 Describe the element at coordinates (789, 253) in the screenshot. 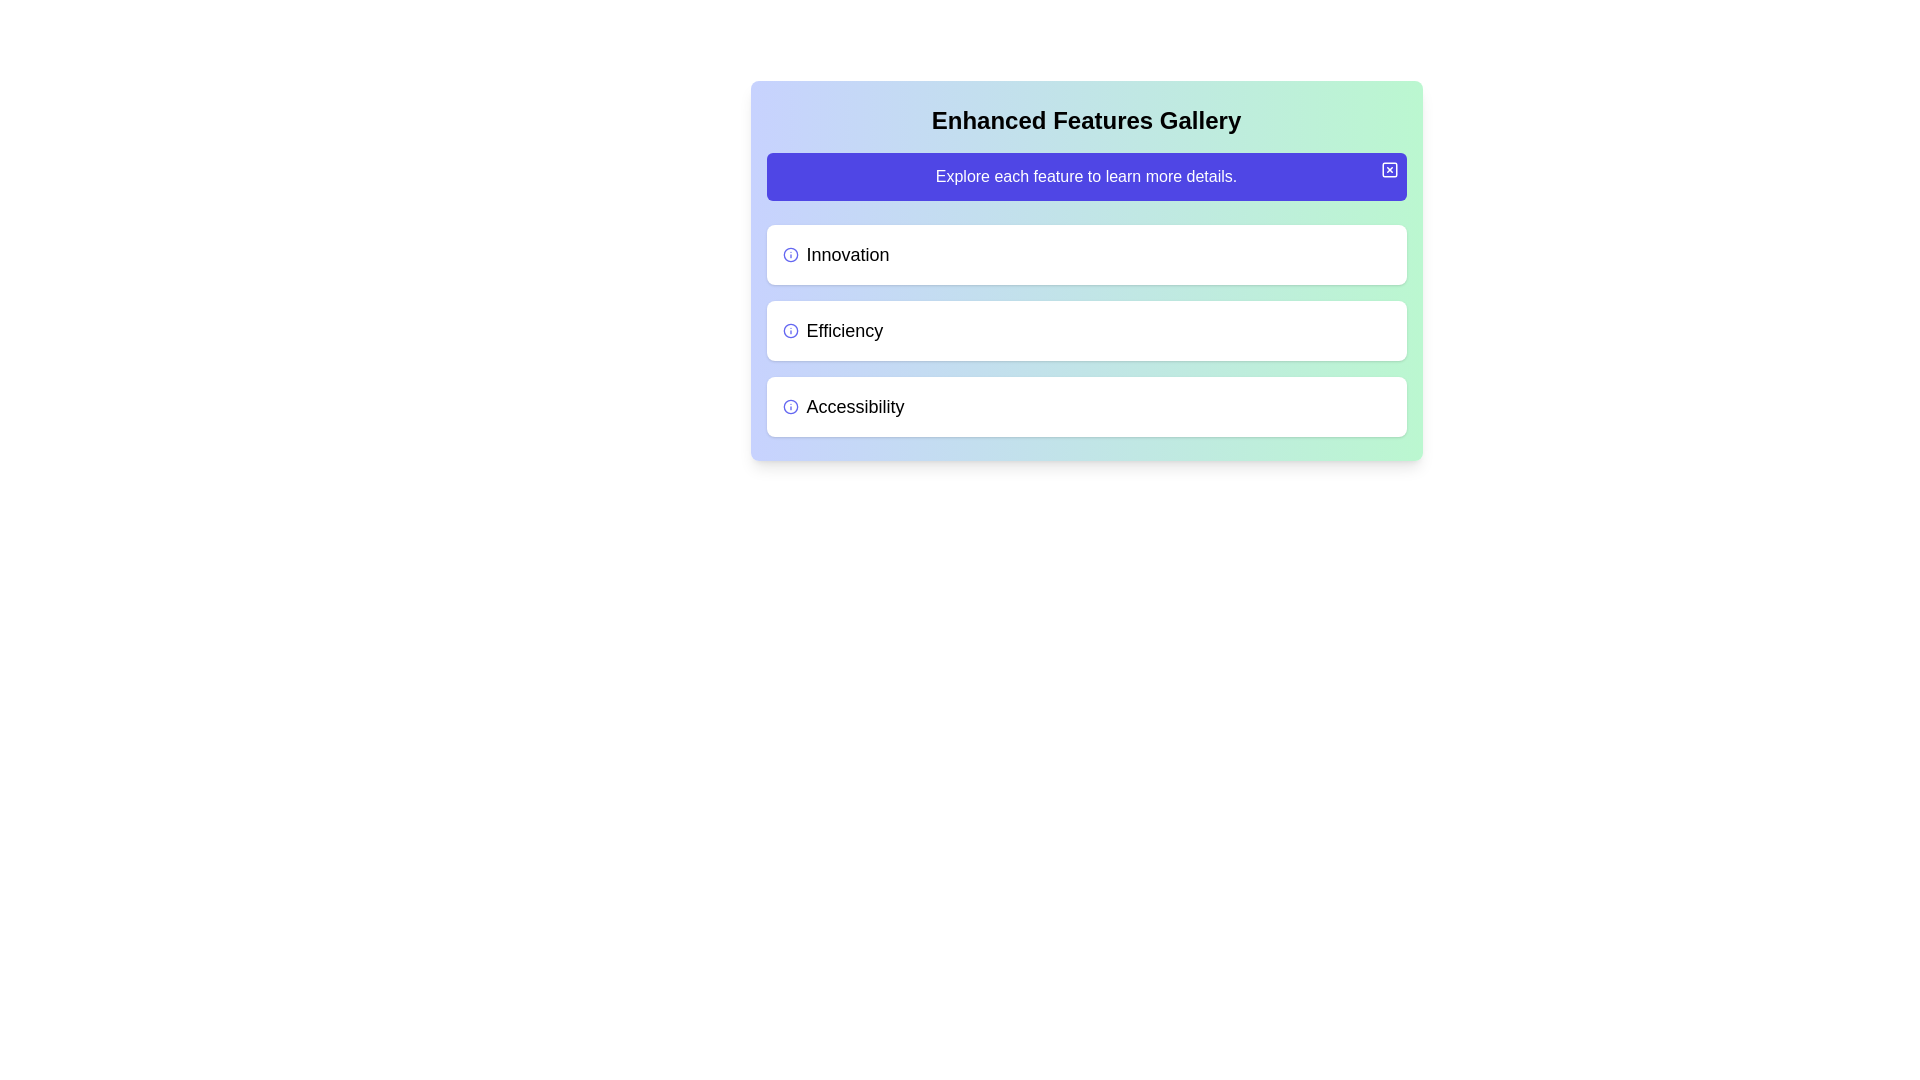

I see `the 'Innovation' icon` at that location.